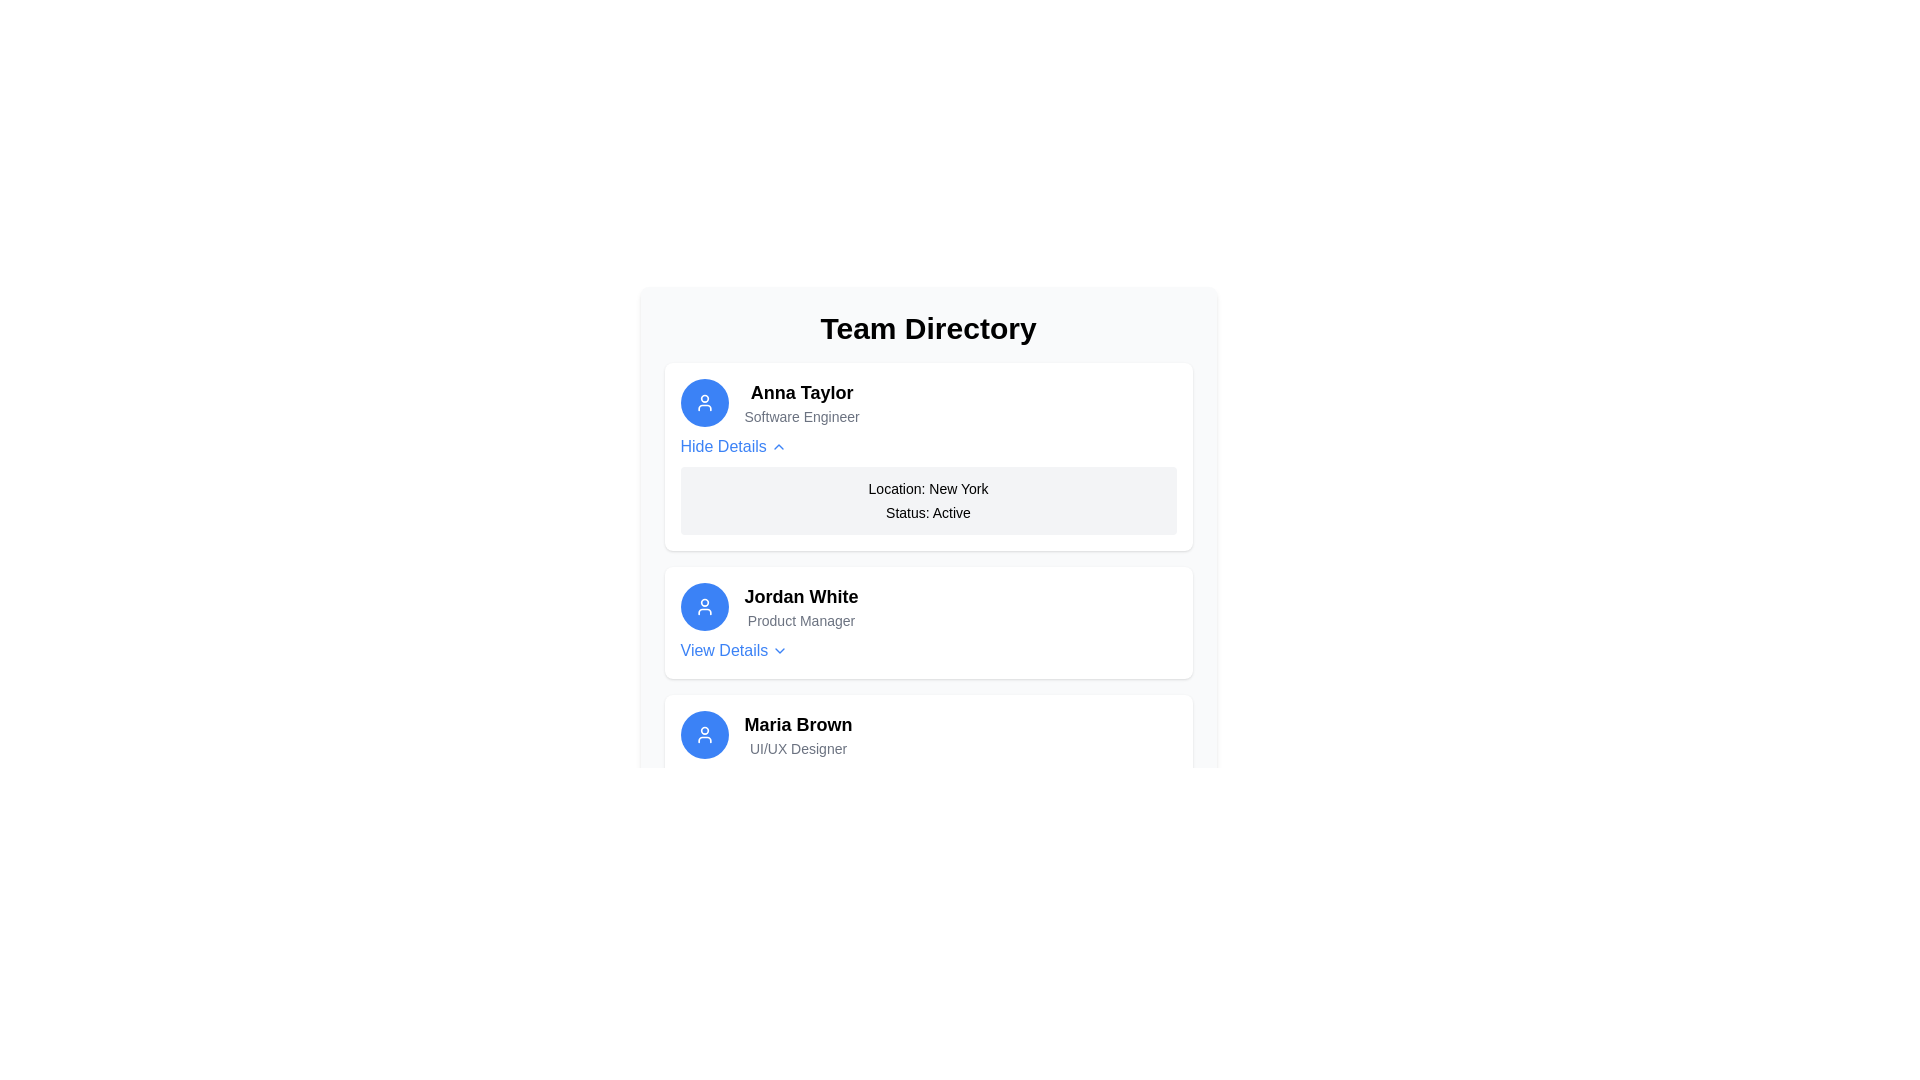 Image resolution: width=1920 pixels, height=1080 pixels. Describe the element at coordinates (777, 446) in the screenshot. I see `the Chevron icon located to the right of the 'Hide Details' text in the first directory entry for Anna Taylor in the 'Team Directory' list to receive potential visual feedback` at that location.